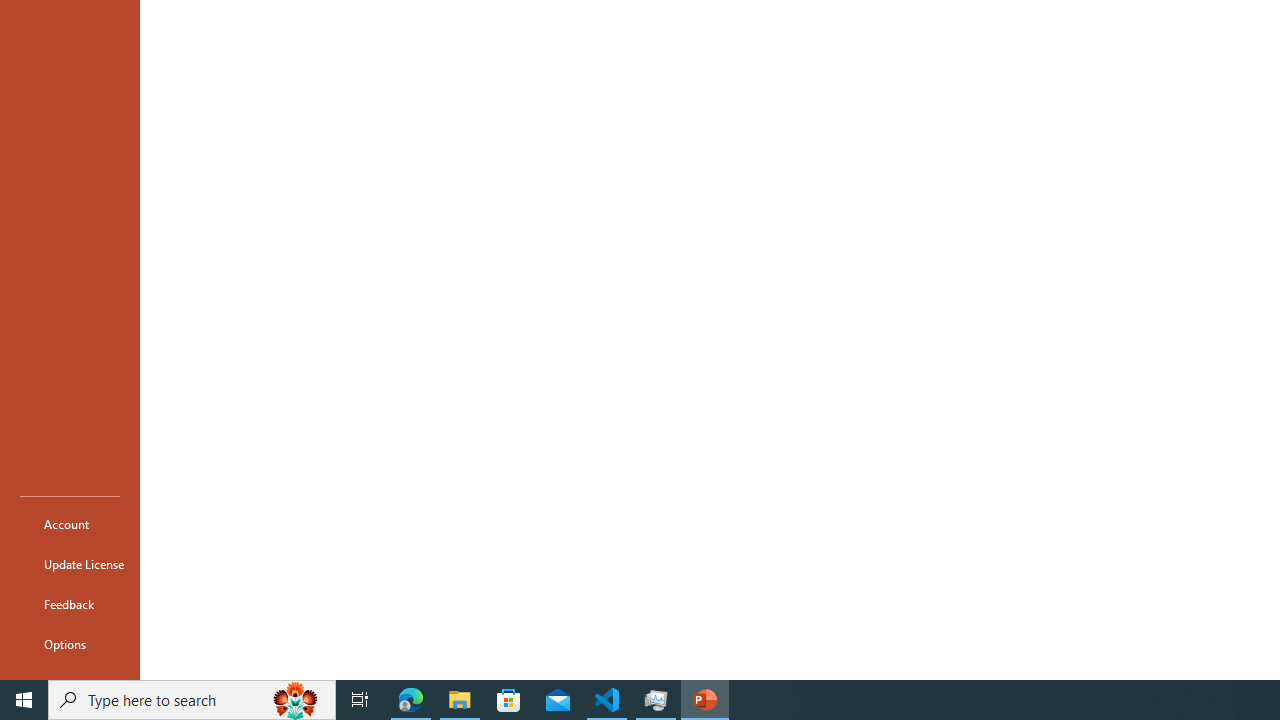 The image size is (1280, 720). What do you see at coordinates (69, 644) in the screenshot?
I see `'Options'` at bounding box center [69, 644].